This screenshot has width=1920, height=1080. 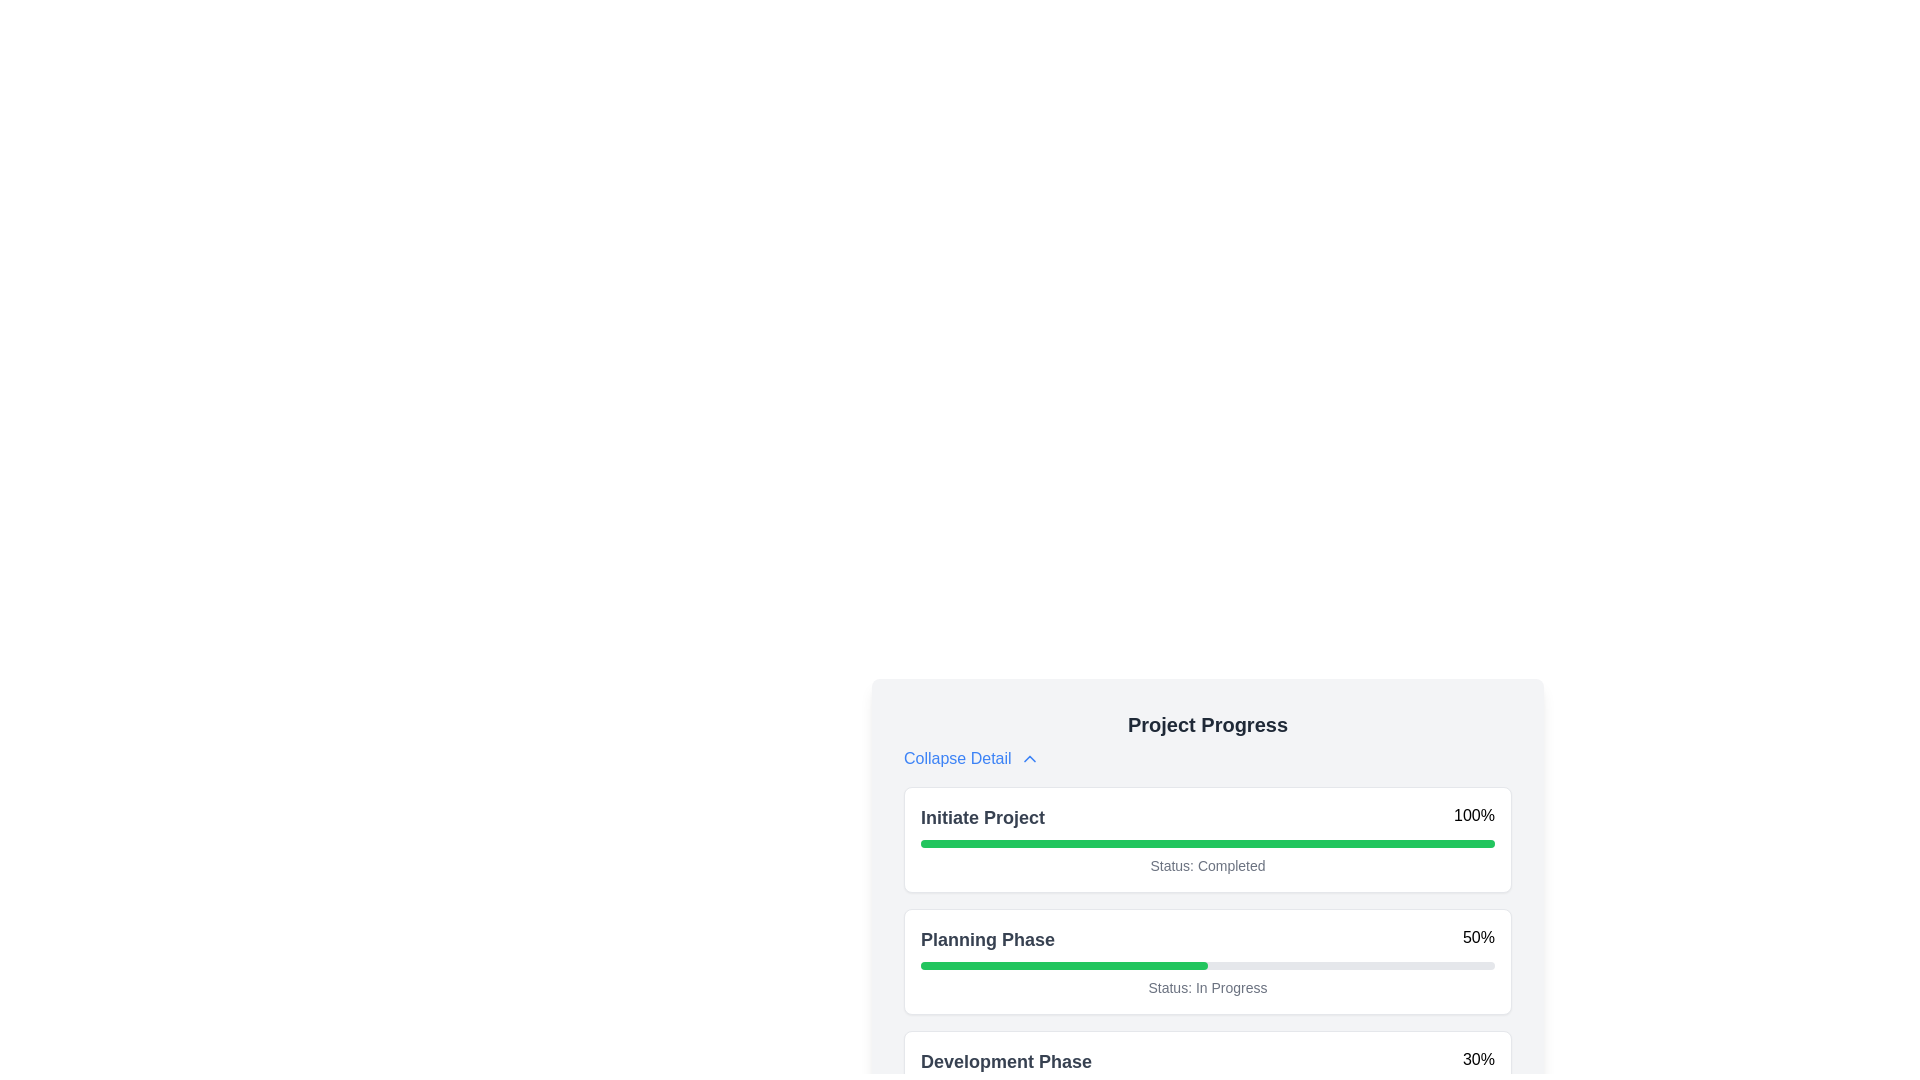 I want to click on the horizontal progress bar indicating 100% completion within the 'Initiate Project' card, so click(x=1207, y=844).